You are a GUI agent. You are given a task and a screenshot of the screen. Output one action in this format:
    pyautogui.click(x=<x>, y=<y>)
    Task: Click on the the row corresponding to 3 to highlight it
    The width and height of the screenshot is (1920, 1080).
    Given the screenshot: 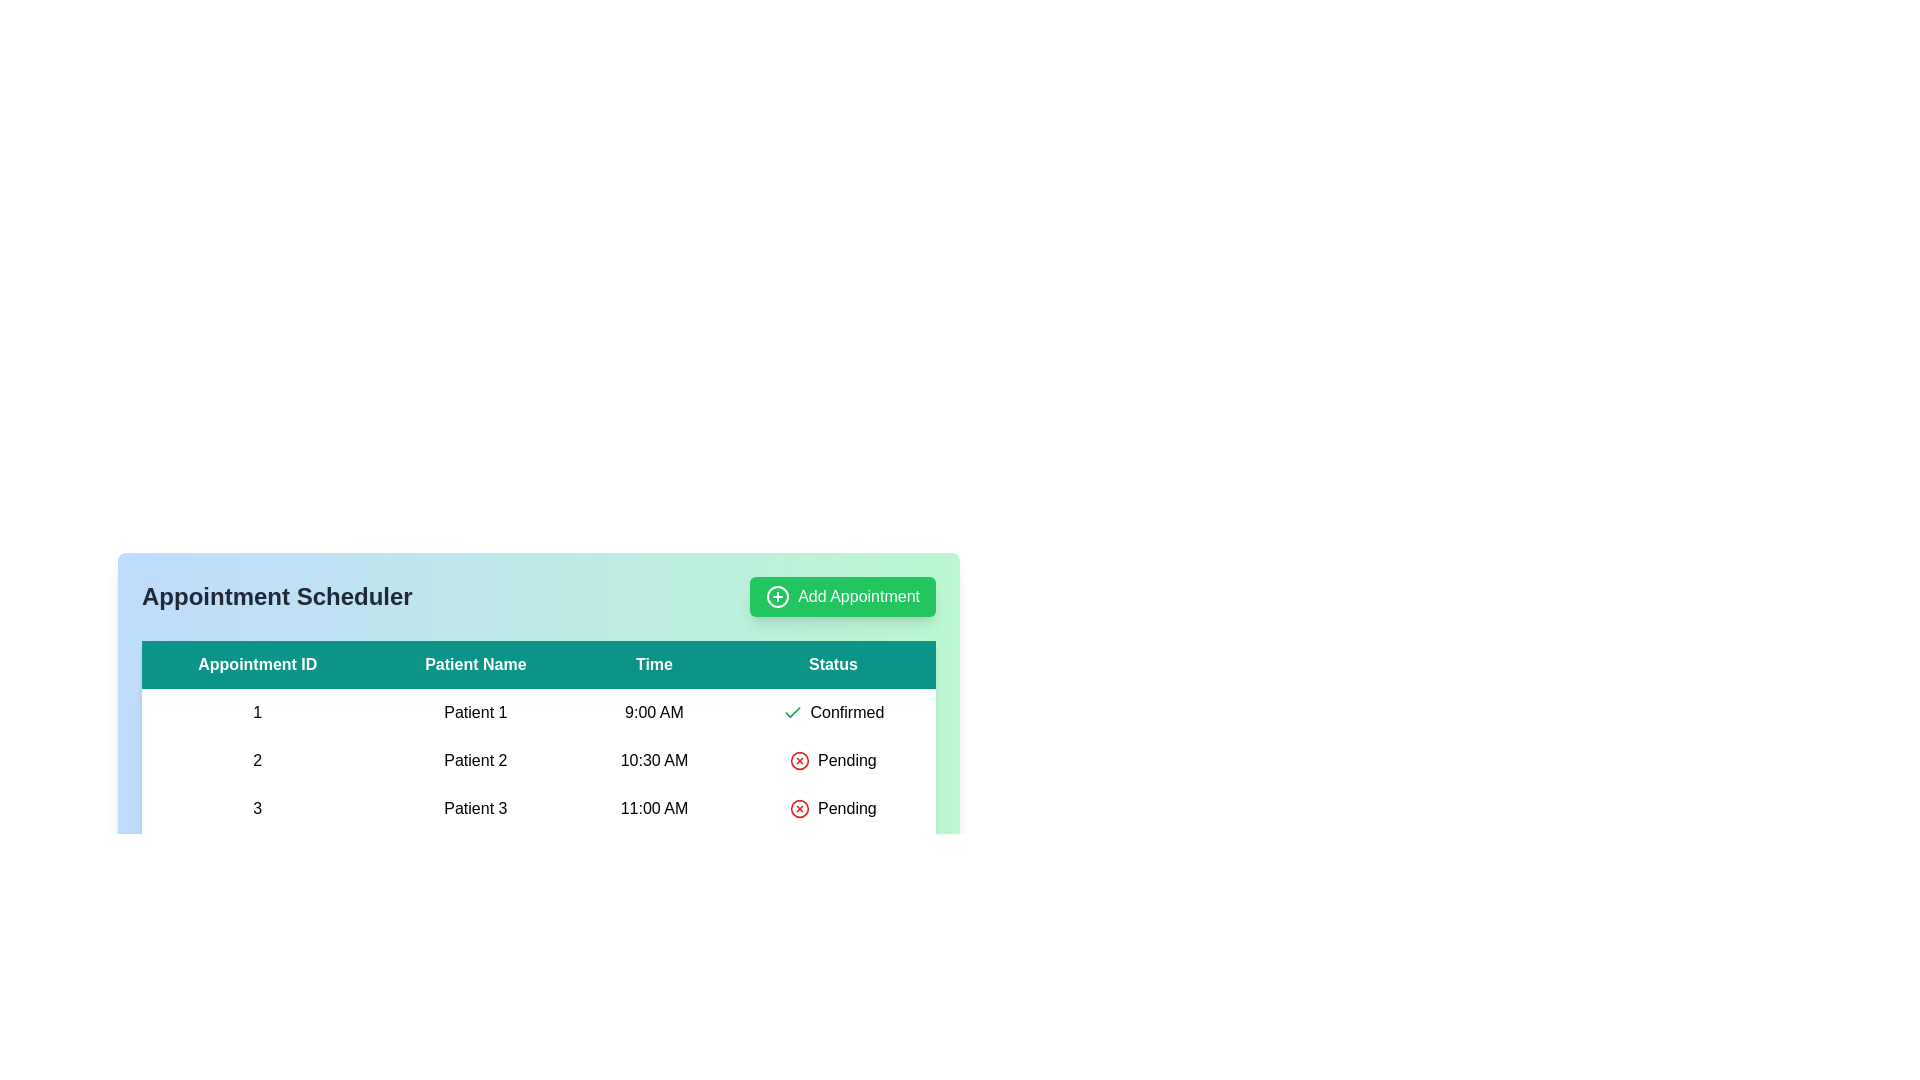 What is the action you would take?
    pyautogui.click(x=538, y=808)
    